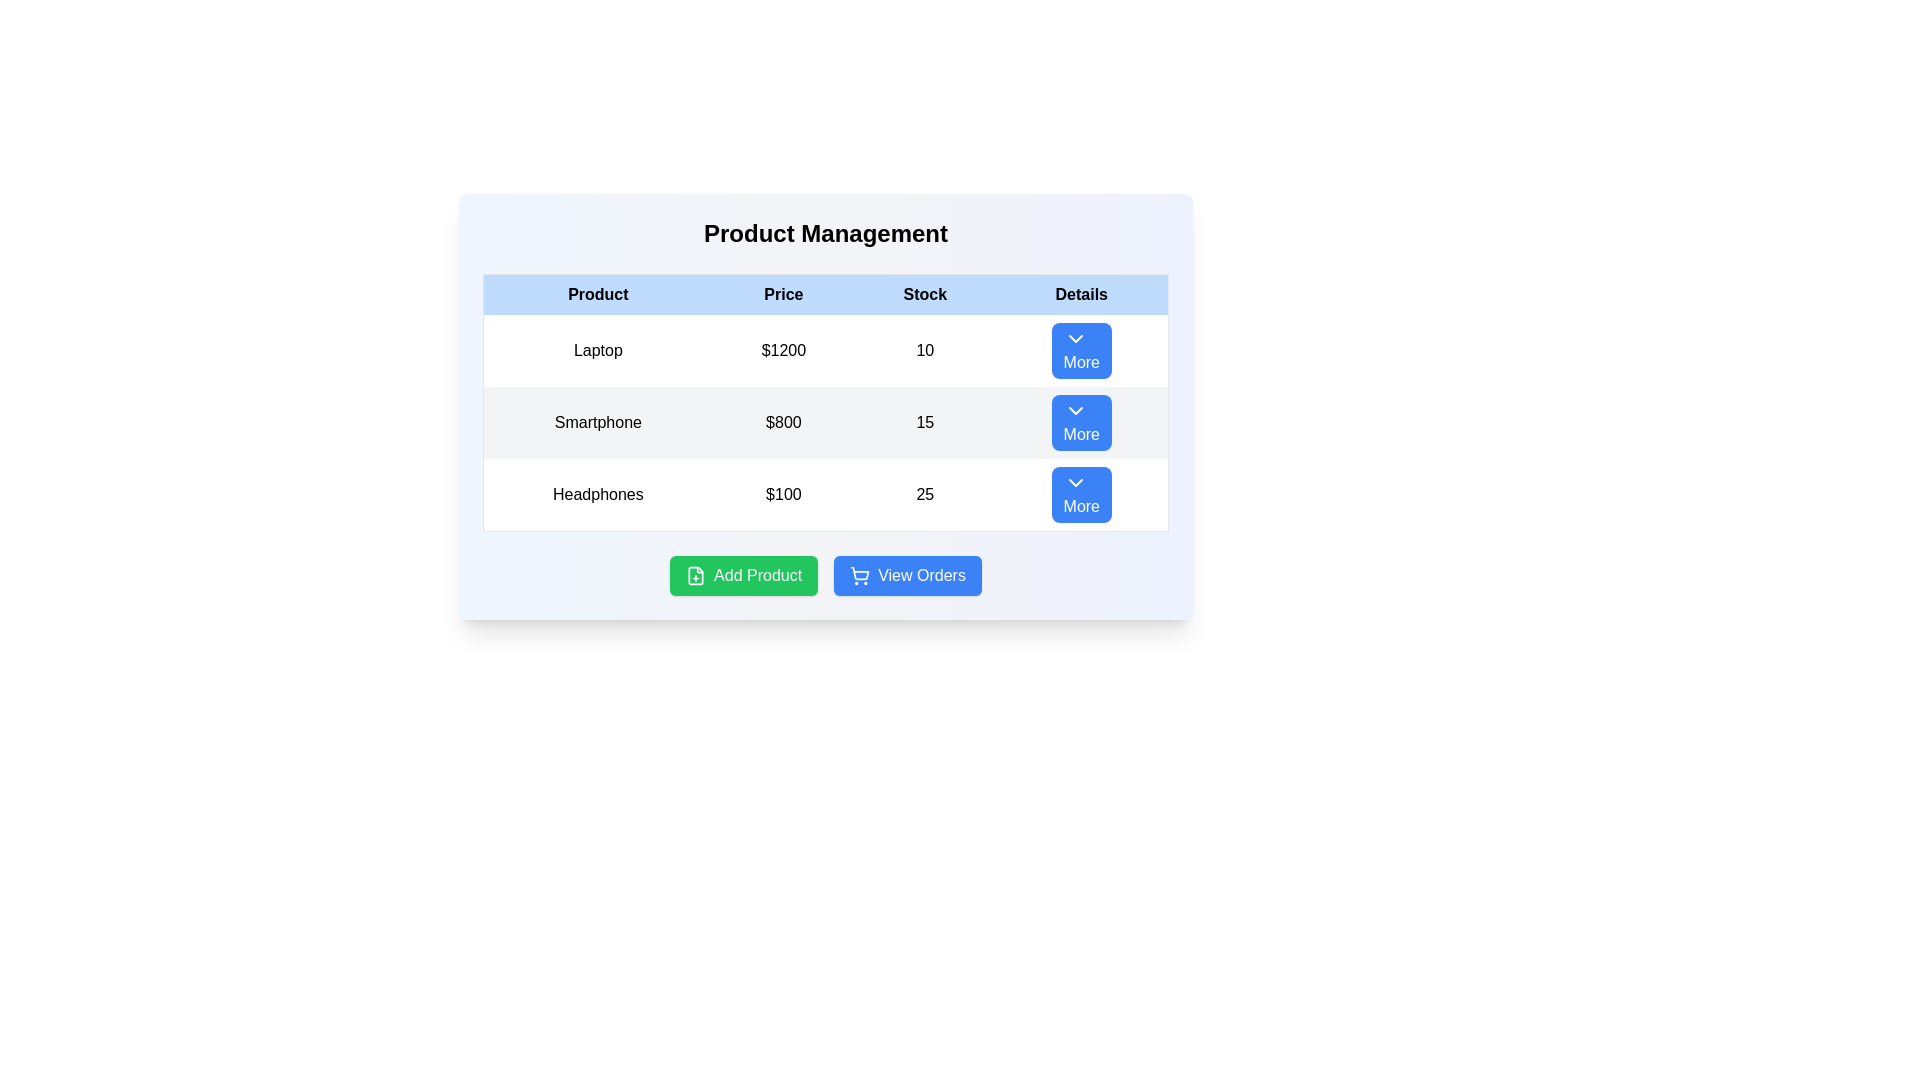  I want to click on the downward-pointing chevron icon located within the blue rectangular button labeled 'More' in the 'Details' column of the third row of the table for the 'Headphones' product entry, so click(1074, 482).